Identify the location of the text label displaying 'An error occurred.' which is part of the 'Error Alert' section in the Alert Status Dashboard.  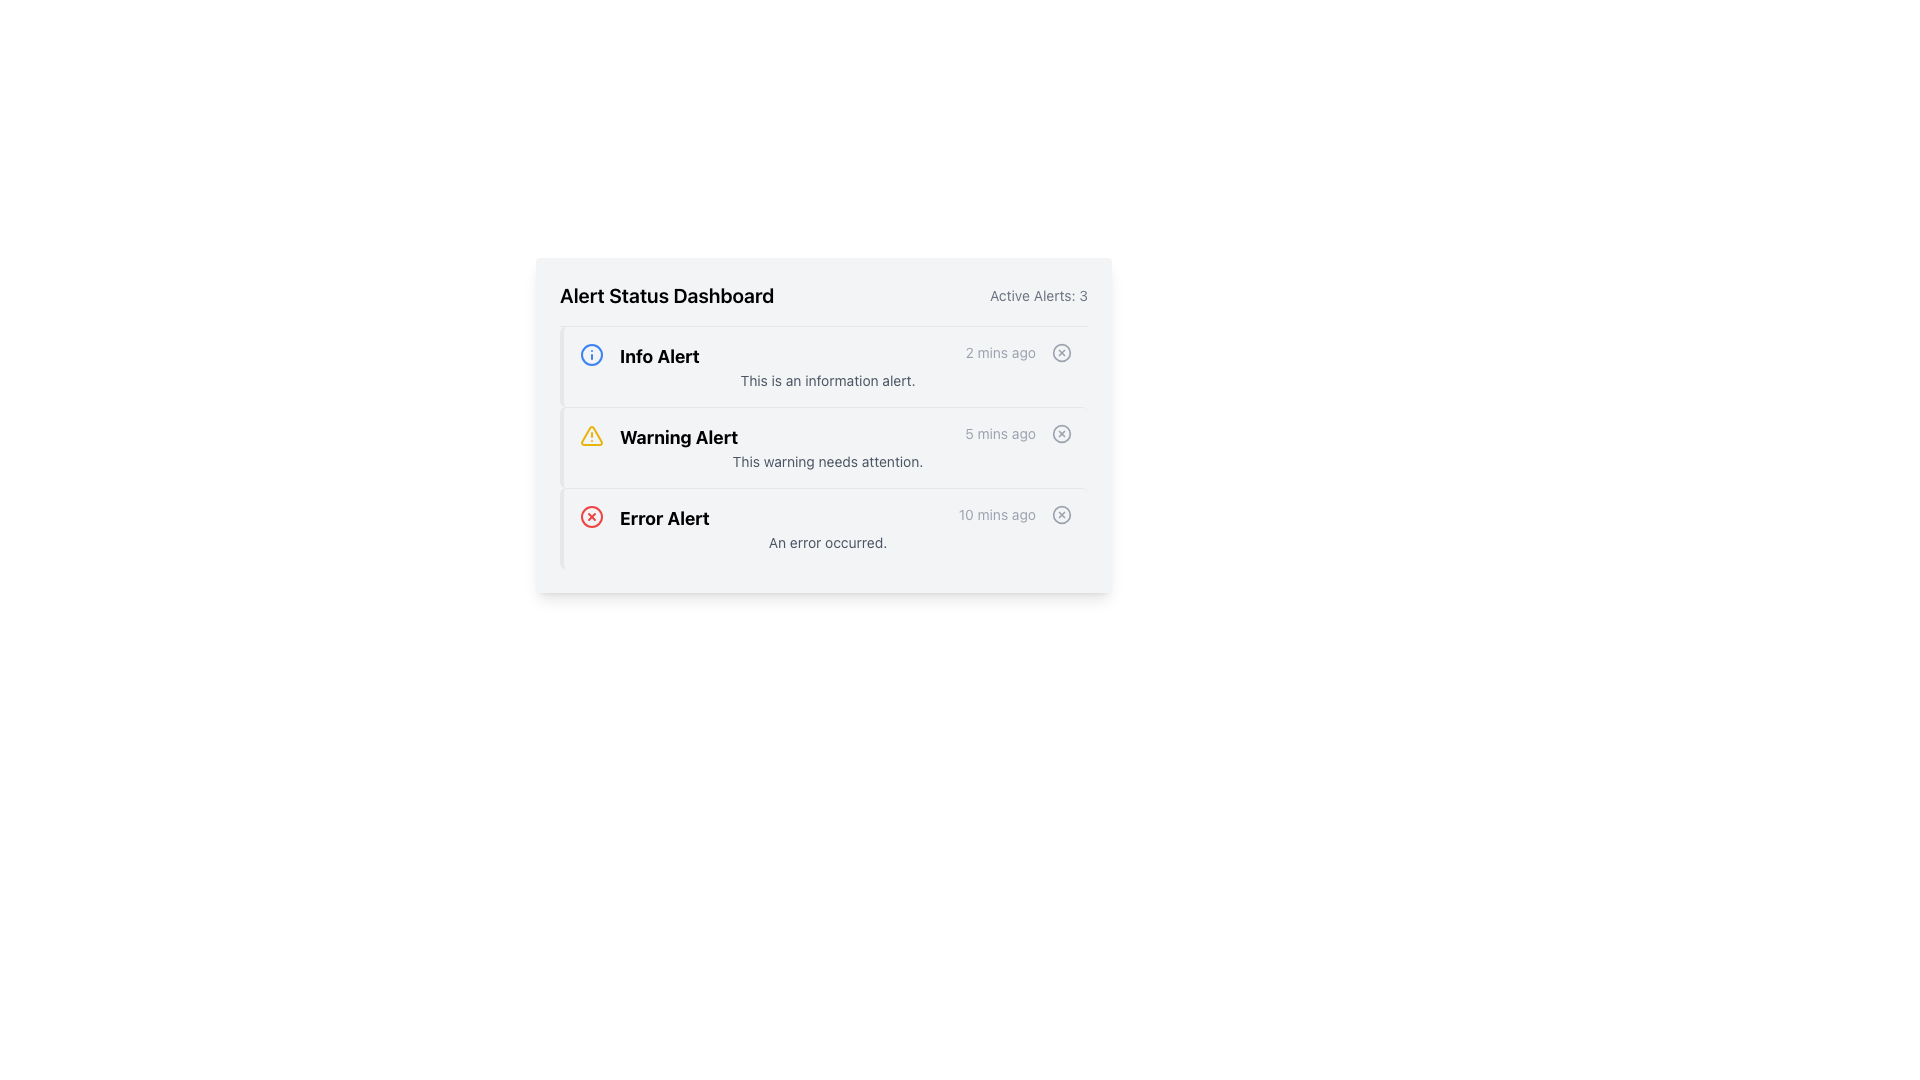
(828, 543).